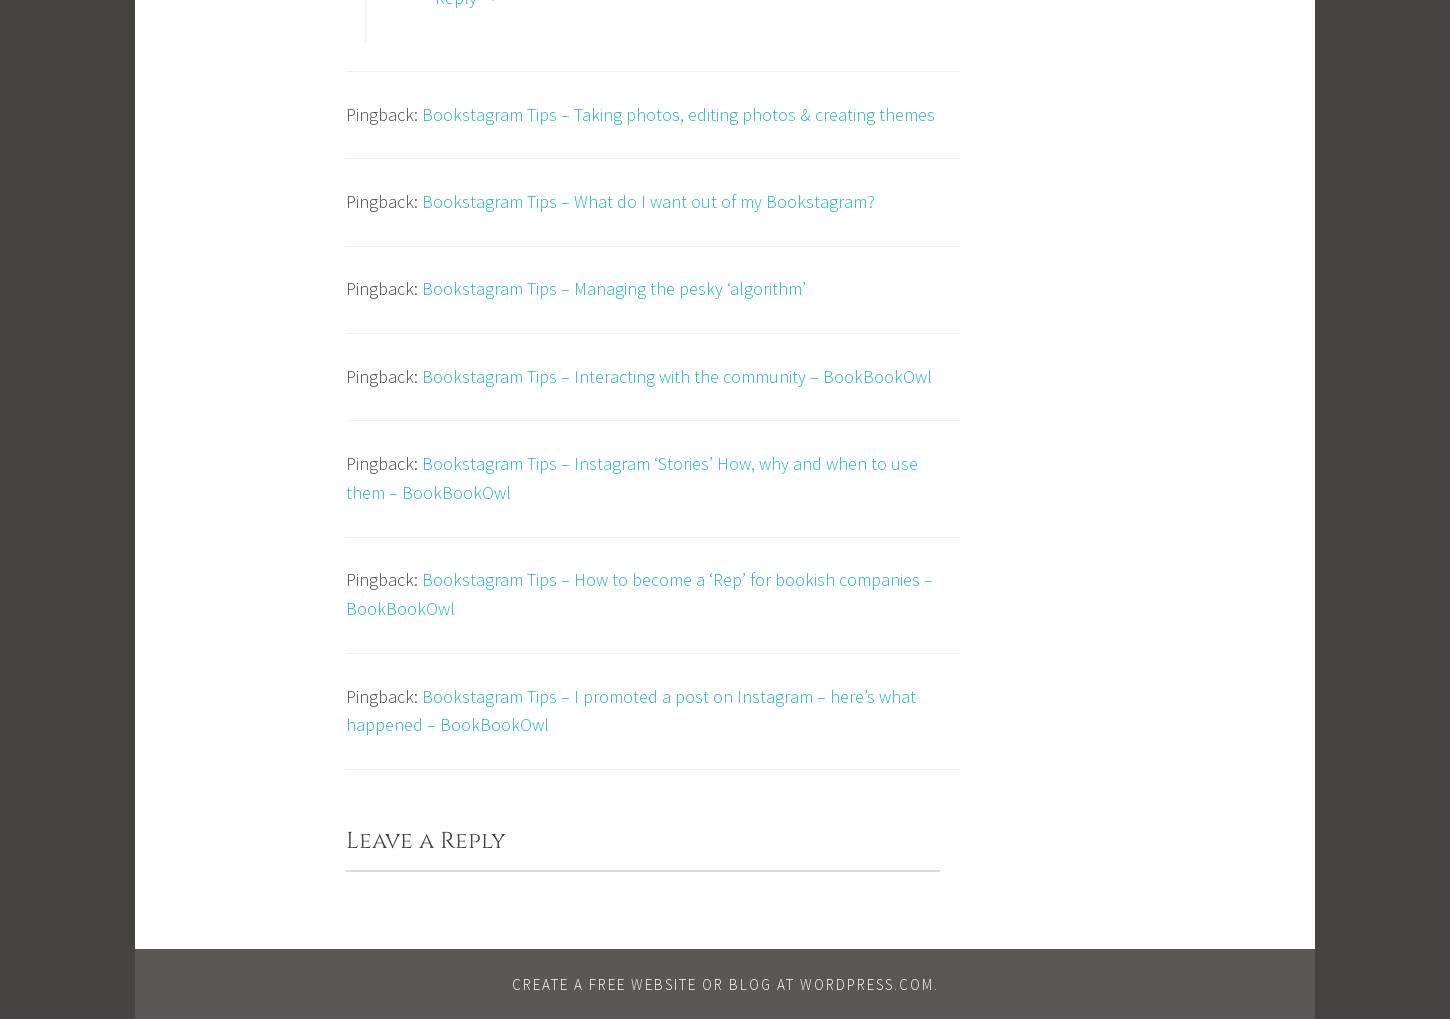 The height and width of the screenshot is (1019, 1450). I want to click on 'Leave a Reply', so click(425, 839).